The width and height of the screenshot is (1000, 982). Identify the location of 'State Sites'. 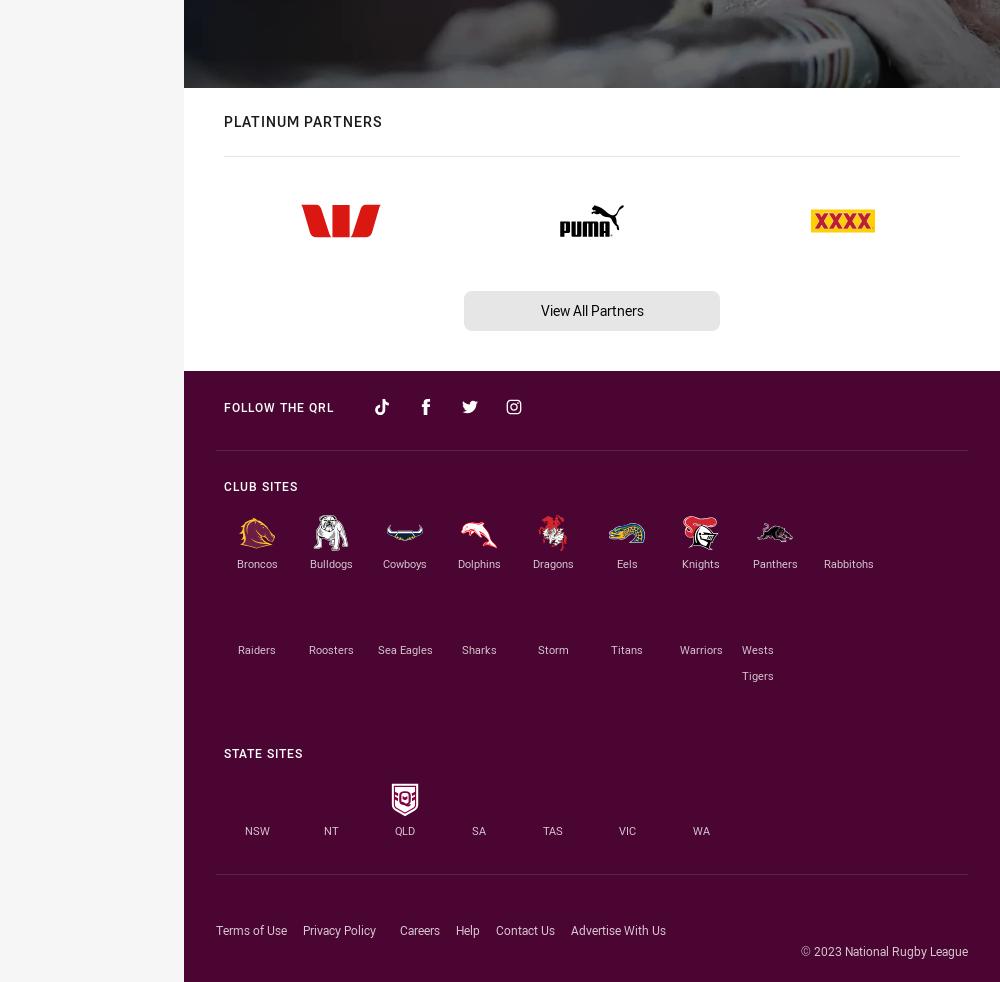
(223, 752).